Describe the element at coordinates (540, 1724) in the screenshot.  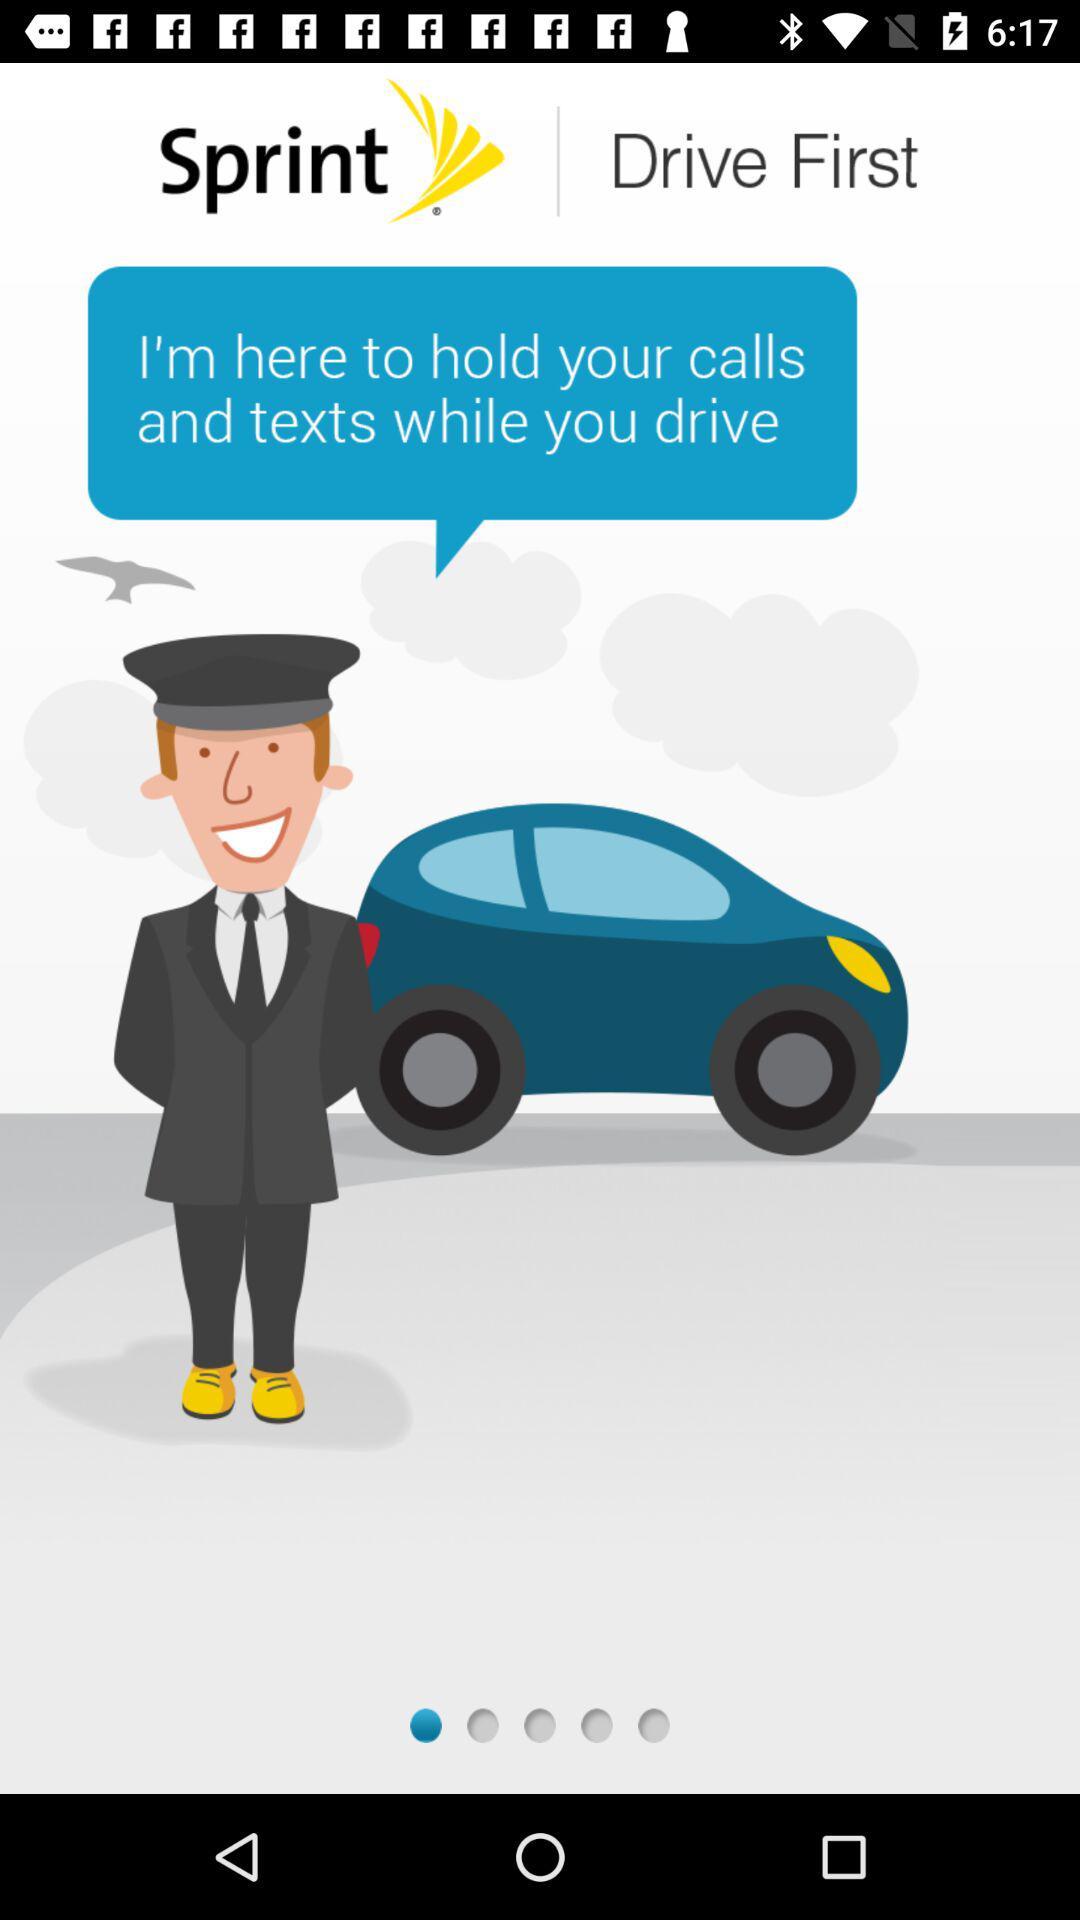
I see `next page` at that location.